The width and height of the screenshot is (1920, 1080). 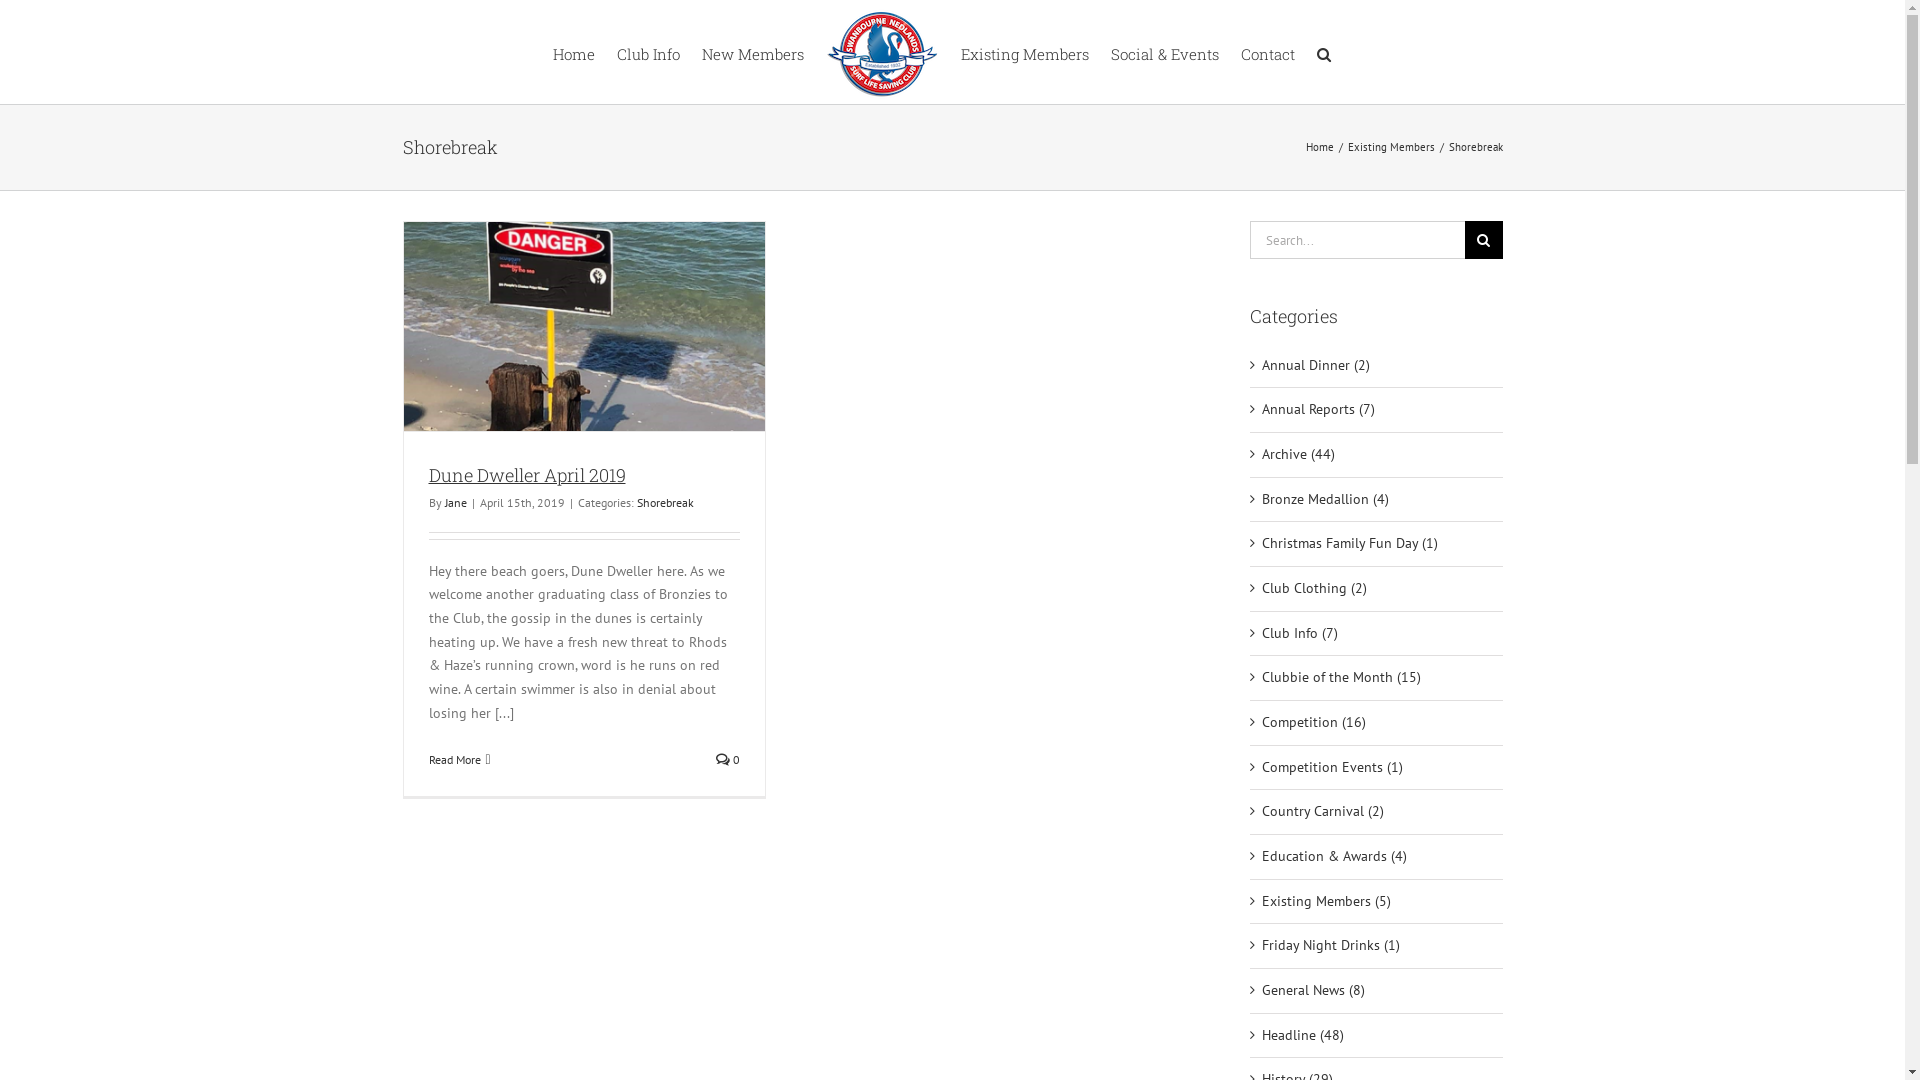 I want to click on 'Home', so click(x=571, y=50).